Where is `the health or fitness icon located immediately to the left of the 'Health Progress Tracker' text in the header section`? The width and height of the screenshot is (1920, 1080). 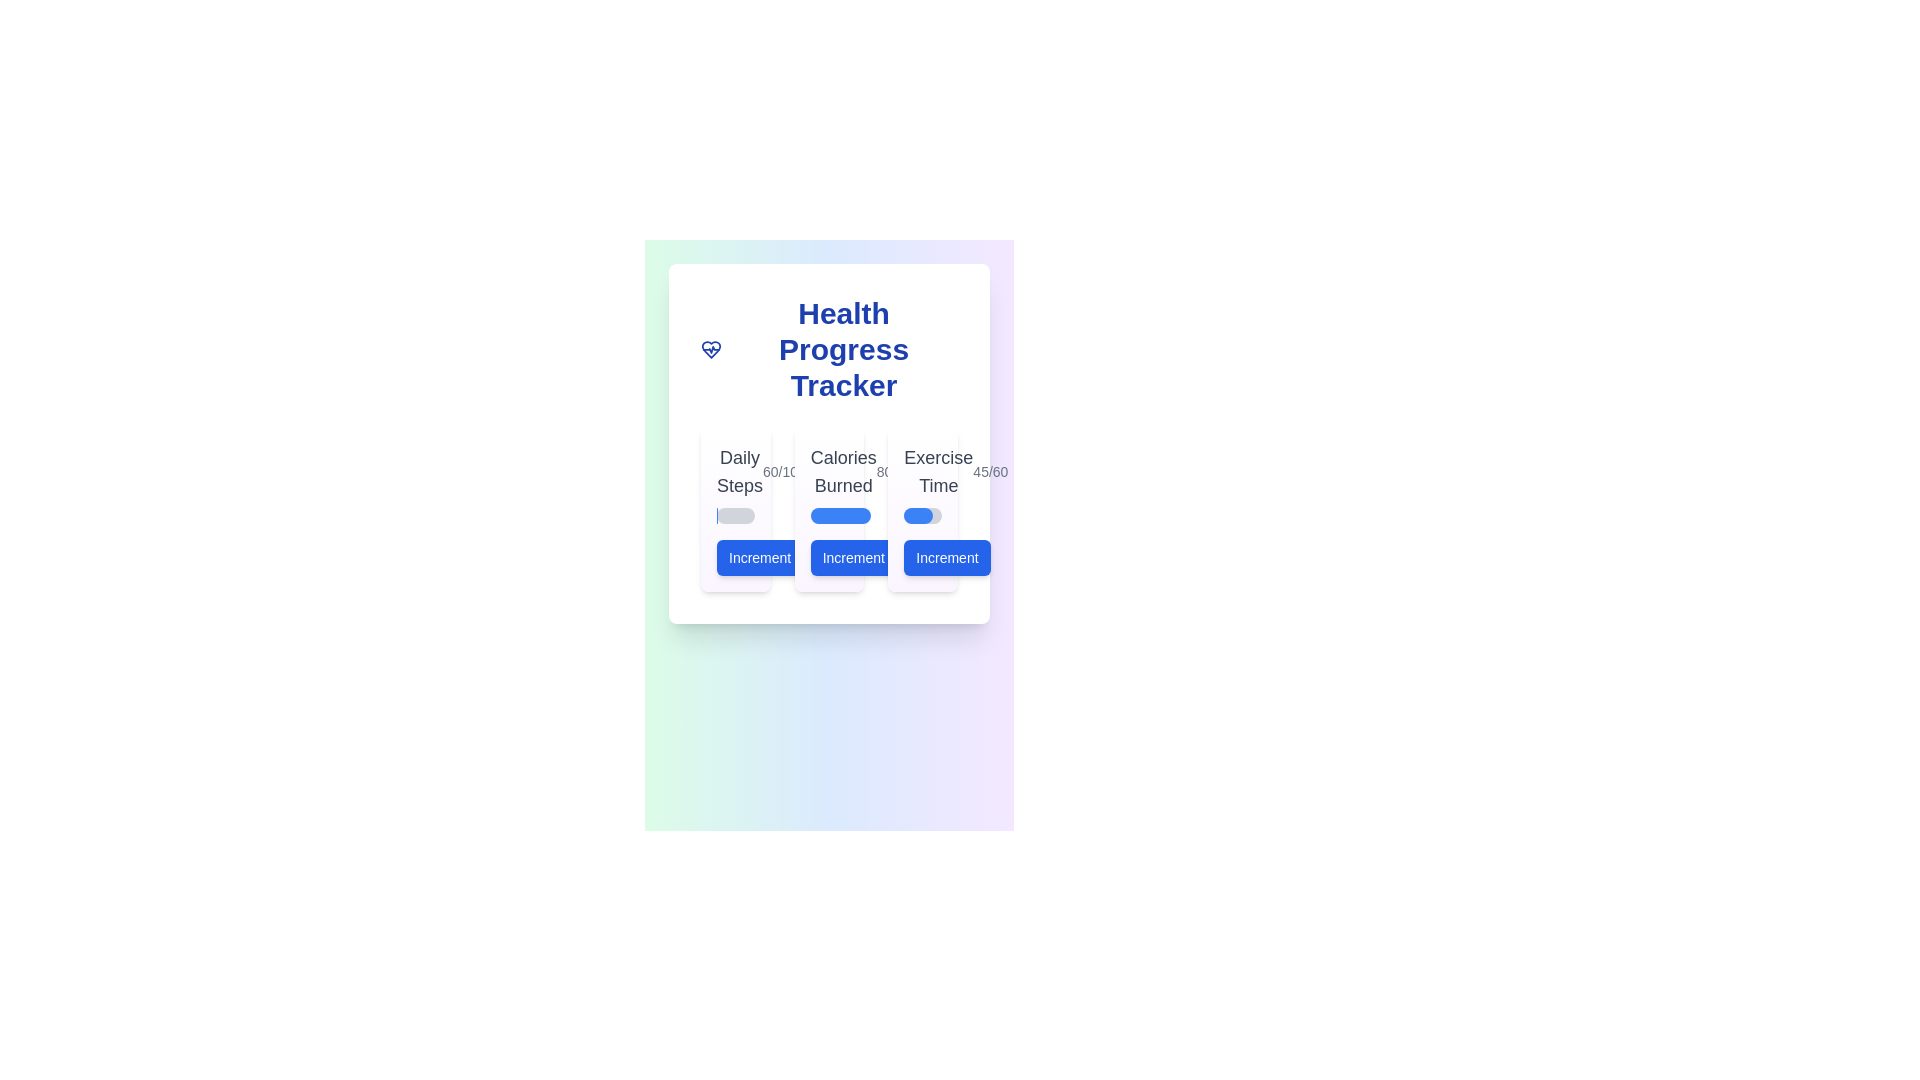 the health or fitness icon located immediately to the left of the 'Health Progress Tracker' text in the header section is located at coordinates (711, 349).